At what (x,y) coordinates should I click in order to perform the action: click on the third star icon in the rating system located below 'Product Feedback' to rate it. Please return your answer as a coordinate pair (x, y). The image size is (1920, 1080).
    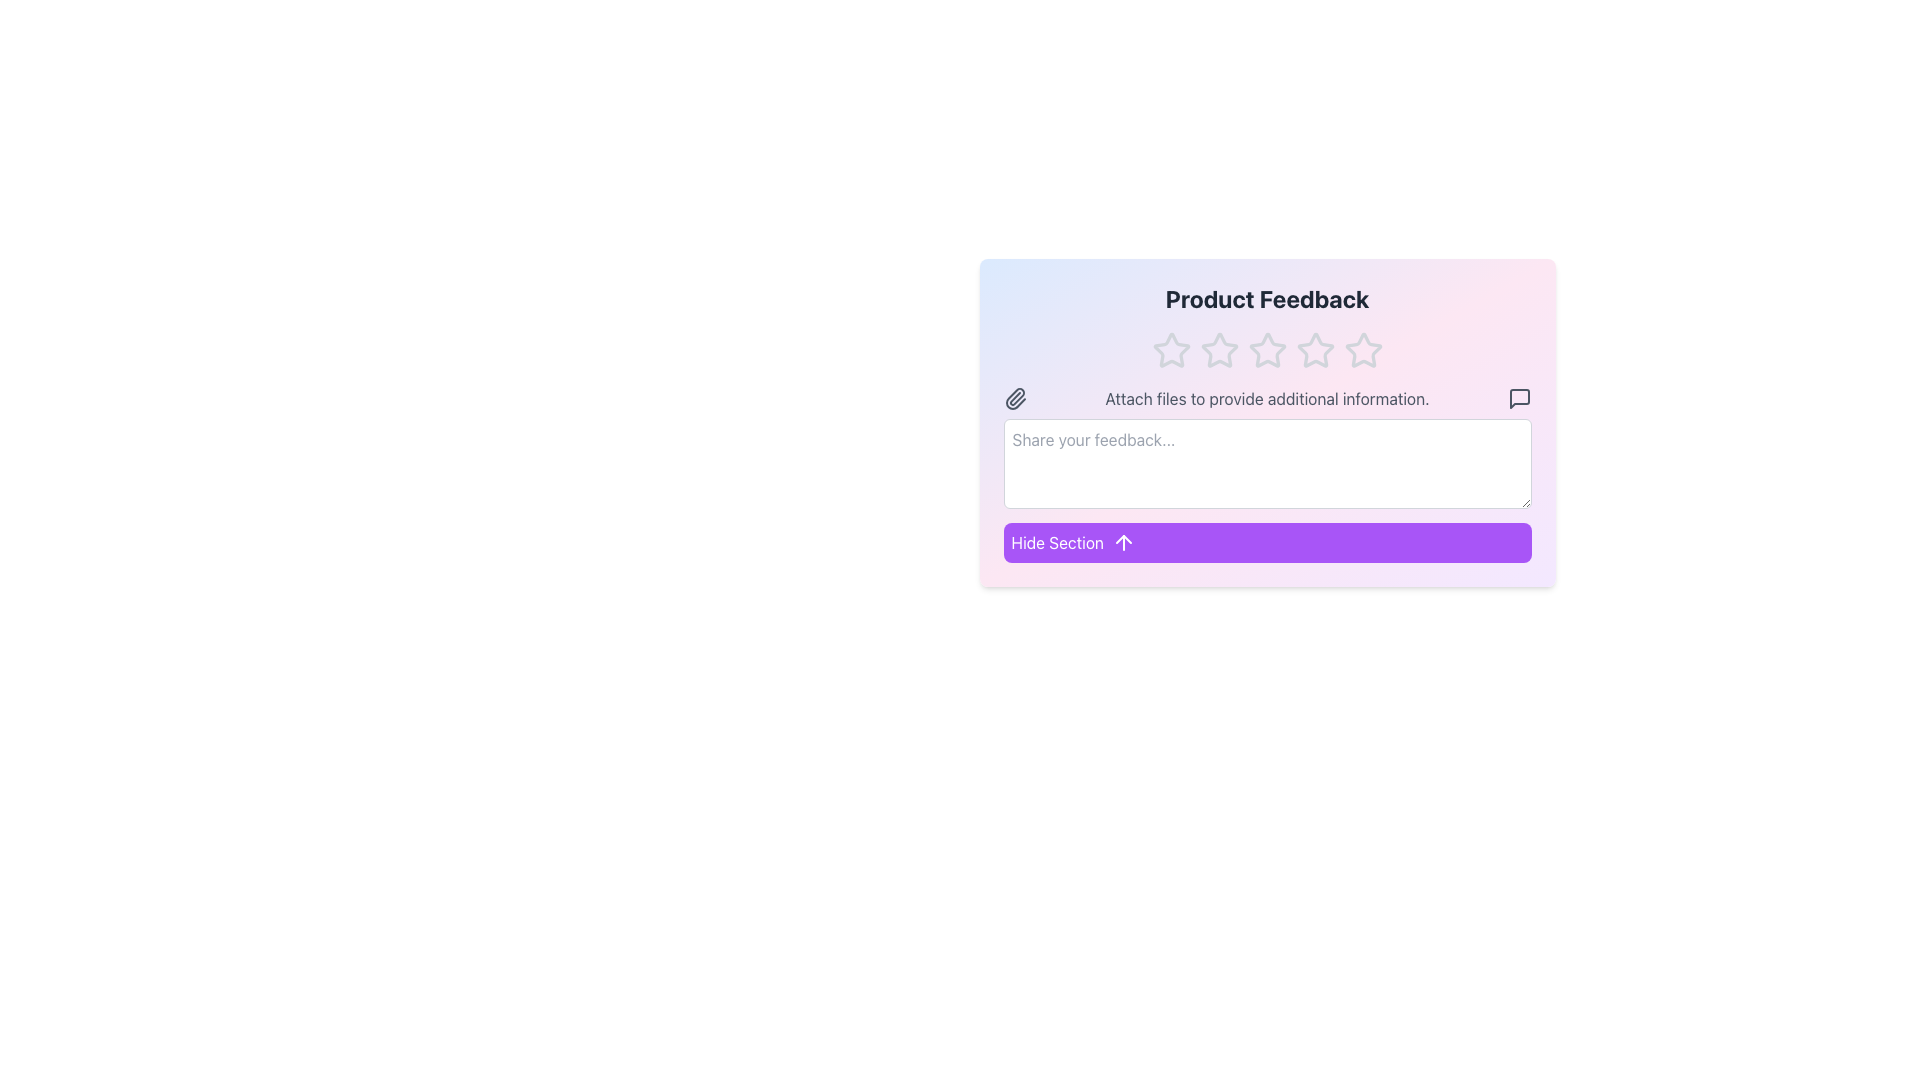
    Looking at the image, I should click on (1266, 350).